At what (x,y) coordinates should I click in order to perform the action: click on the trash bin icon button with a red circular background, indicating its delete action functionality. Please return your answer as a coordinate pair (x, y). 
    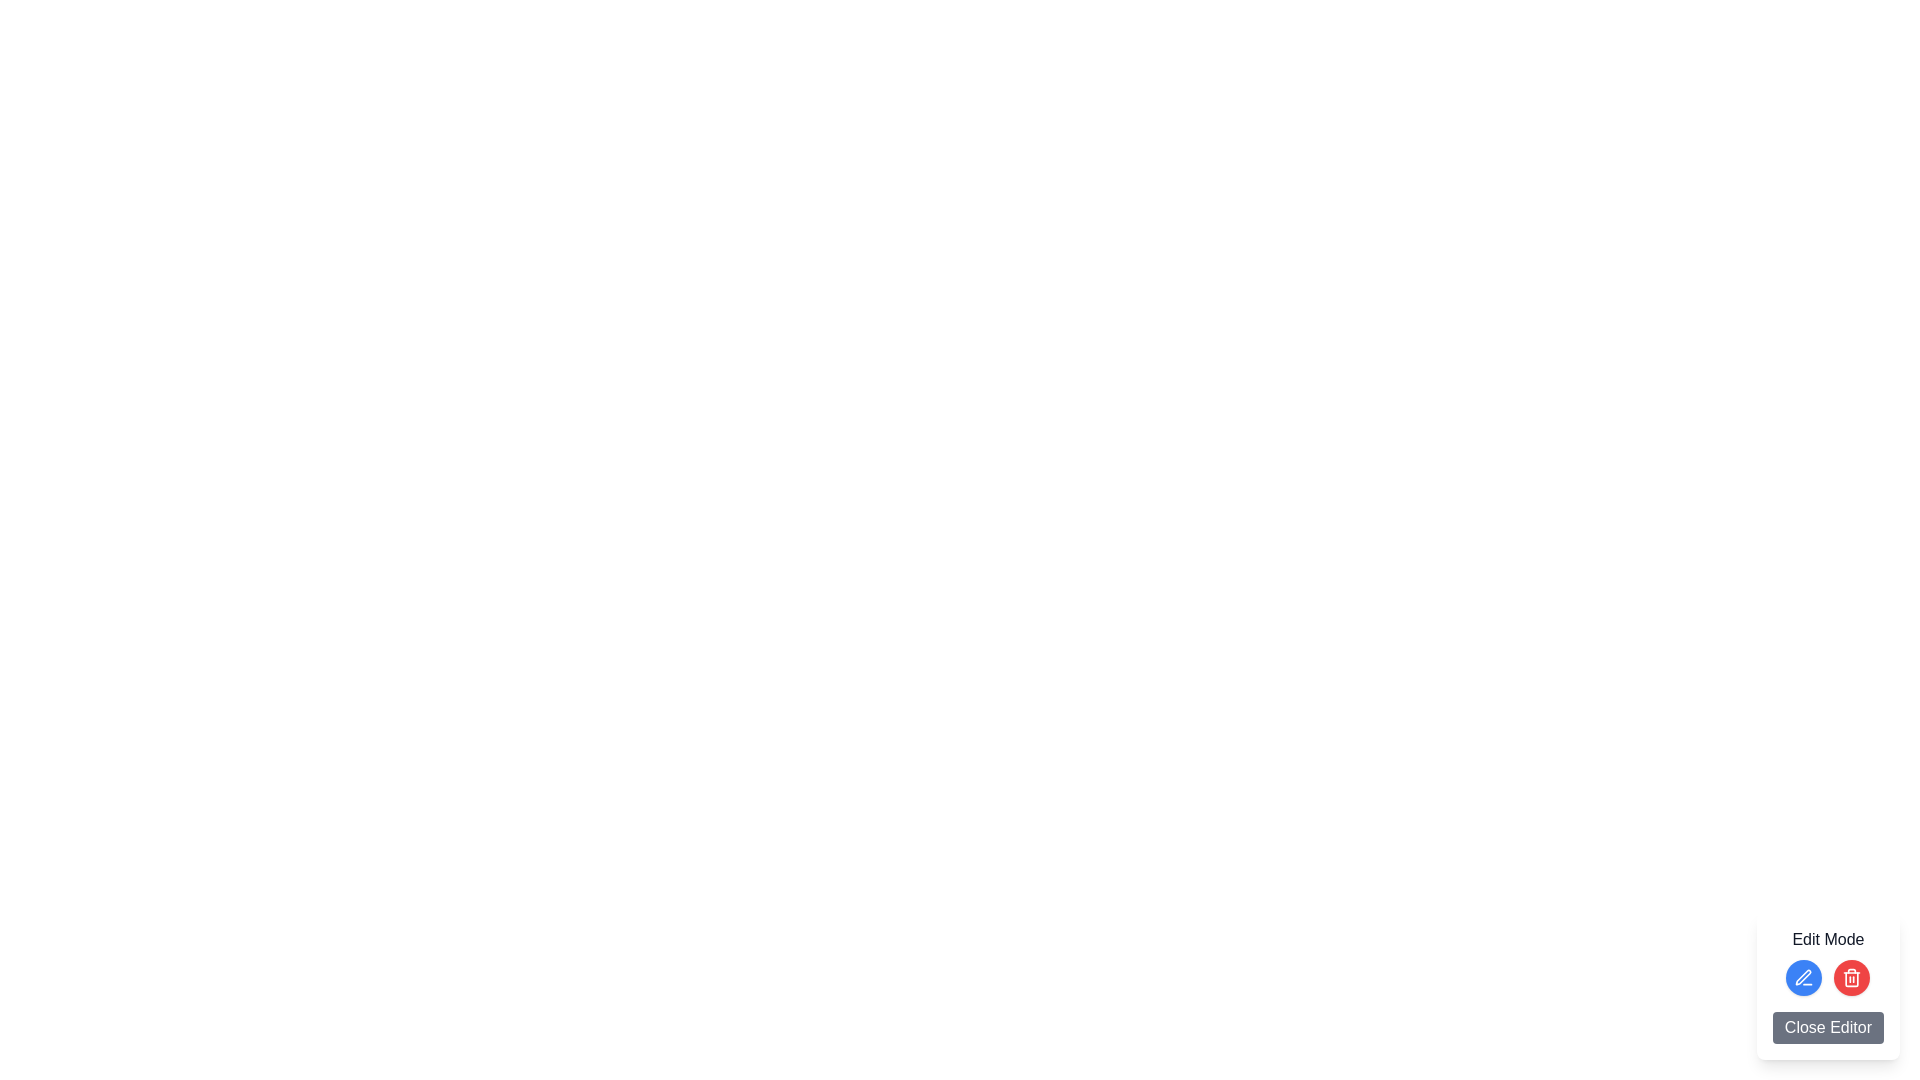
    Looking at the image, I should click on (1851, 977).